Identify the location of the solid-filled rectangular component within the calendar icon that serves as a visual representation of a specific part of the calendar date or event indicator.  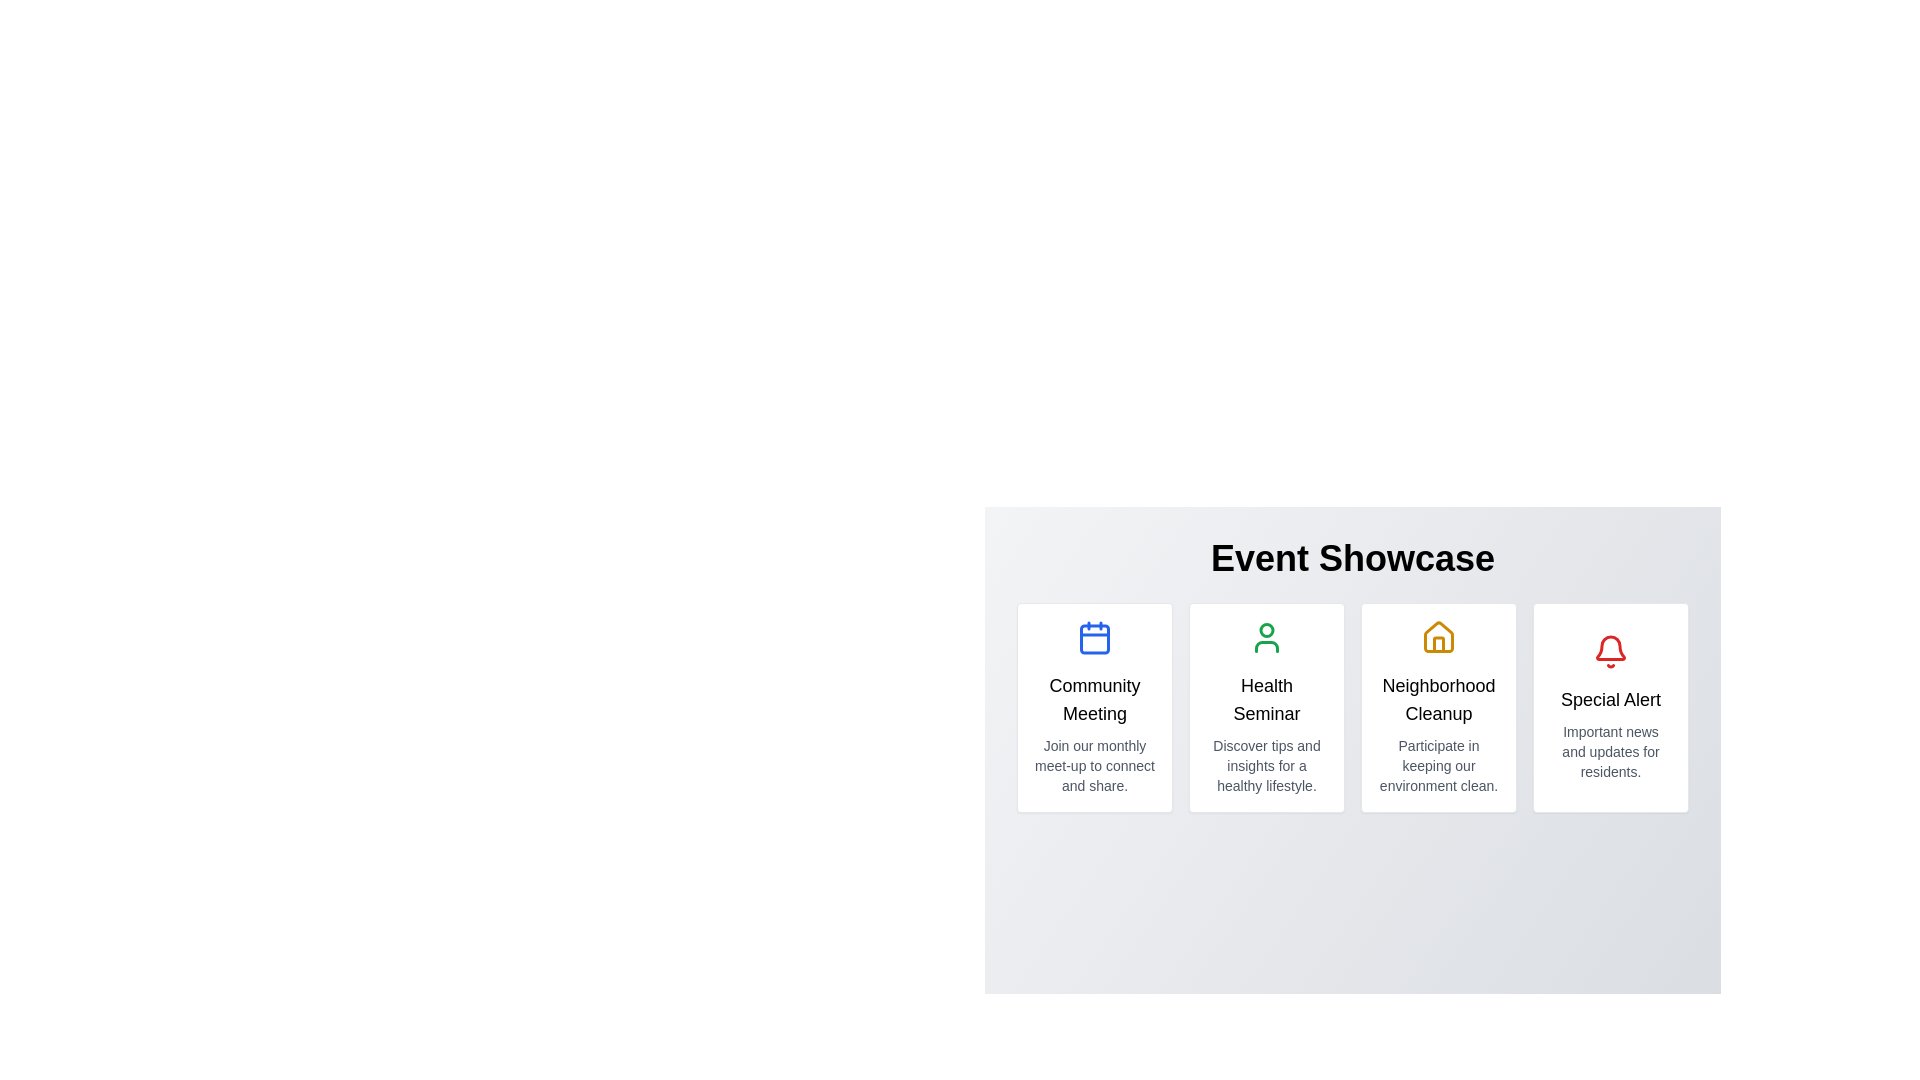
(1093, 639).